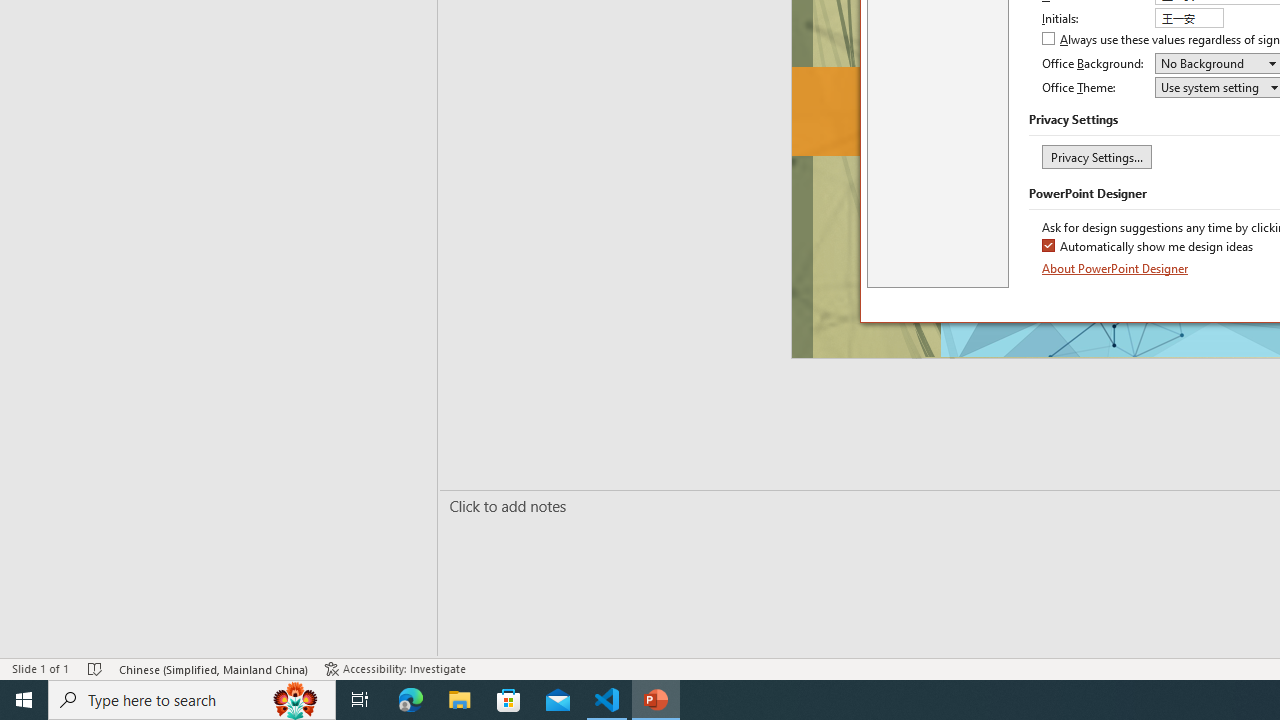 The height and width of the screenshot is (720, 1280). What do you see at coordinates (410, 698) in the screenshot?
I see `'Microsoft Edge'` at bounding box center [410, 698].